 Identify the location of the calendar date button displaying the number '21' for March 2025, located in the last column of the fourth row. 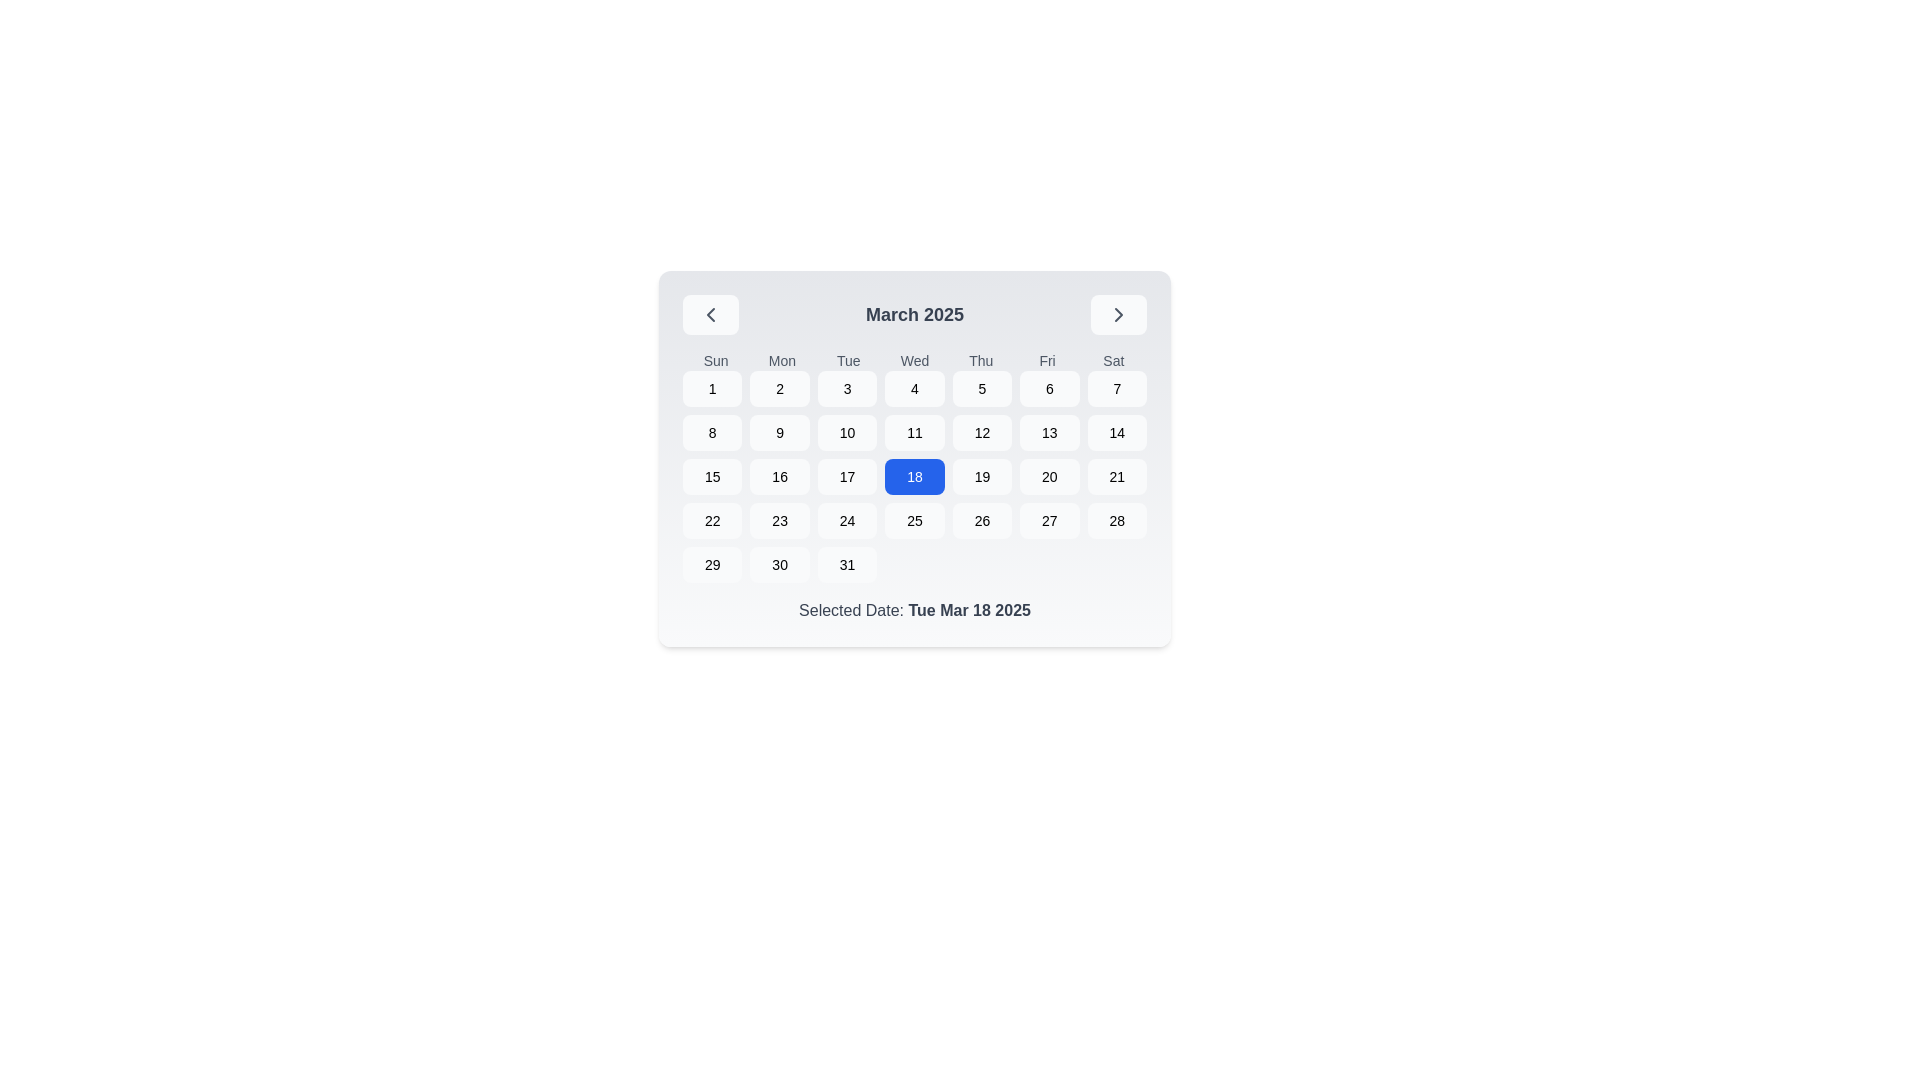
(1116, 477).